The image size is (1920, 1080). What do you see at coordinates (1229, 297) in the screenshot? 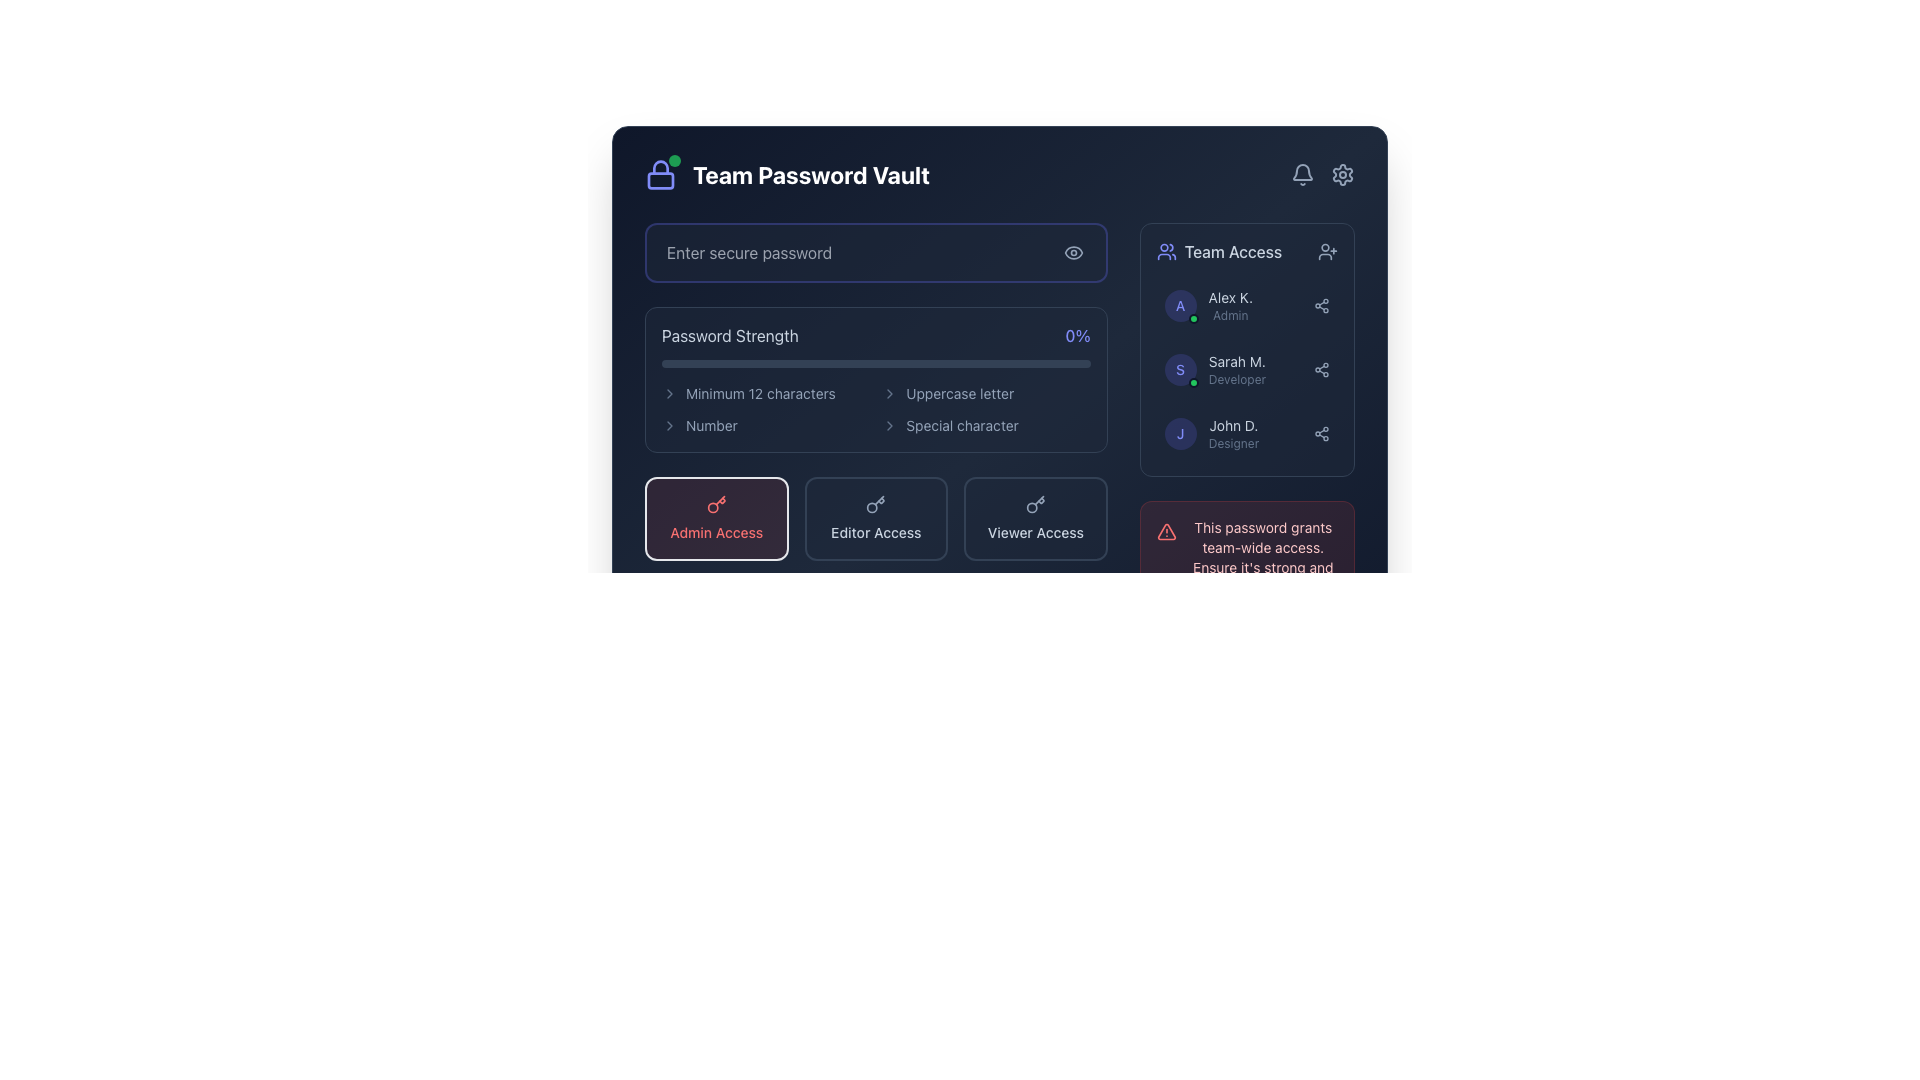
I see `the static text label displaying the user identifier in the 'Team Access' list, which shows the user's name followed by their role ('Admin')` at bounding box center [1229, 297].